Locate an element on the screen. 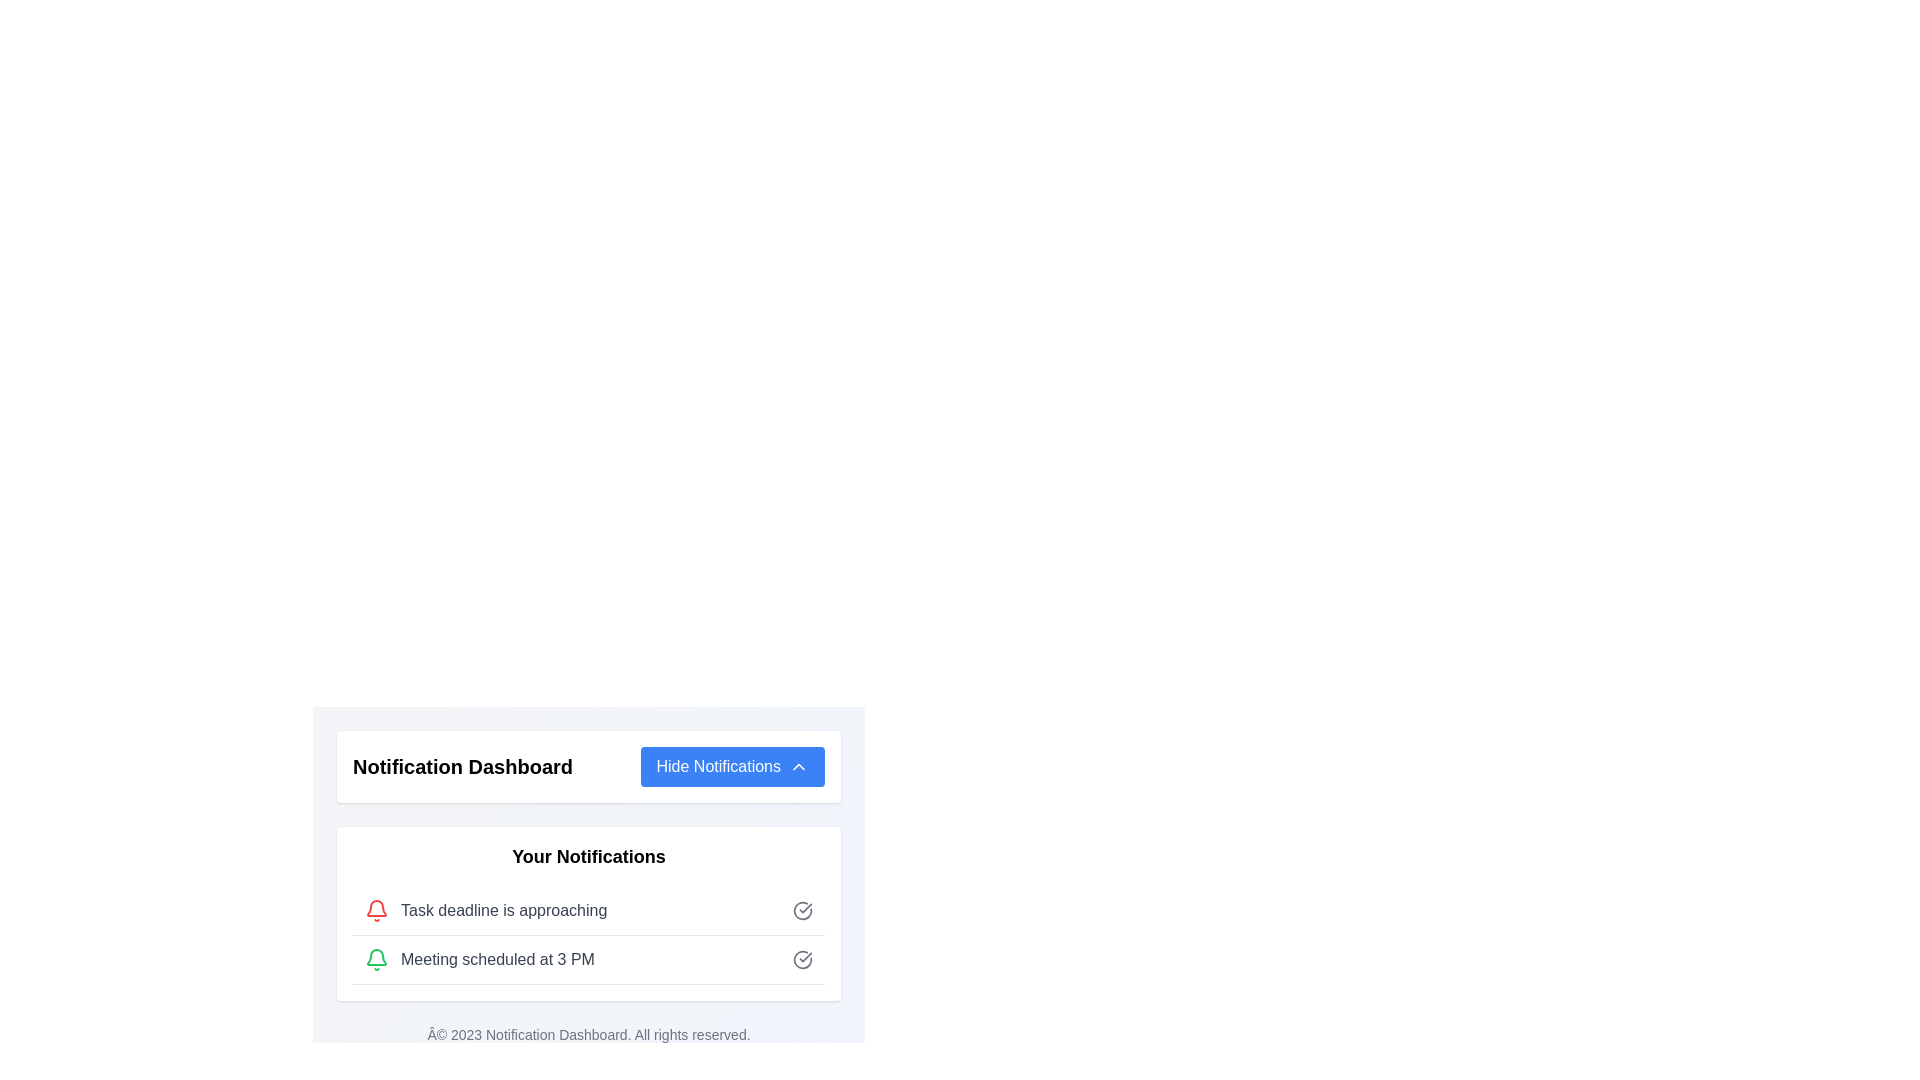 This screenshot has width=1920, height=1080. the copyright notice text label in the footer of the interface, which displays '© 2023 Notification Dashboard. All rights reserved.' is located at coordinates (588, 1034).